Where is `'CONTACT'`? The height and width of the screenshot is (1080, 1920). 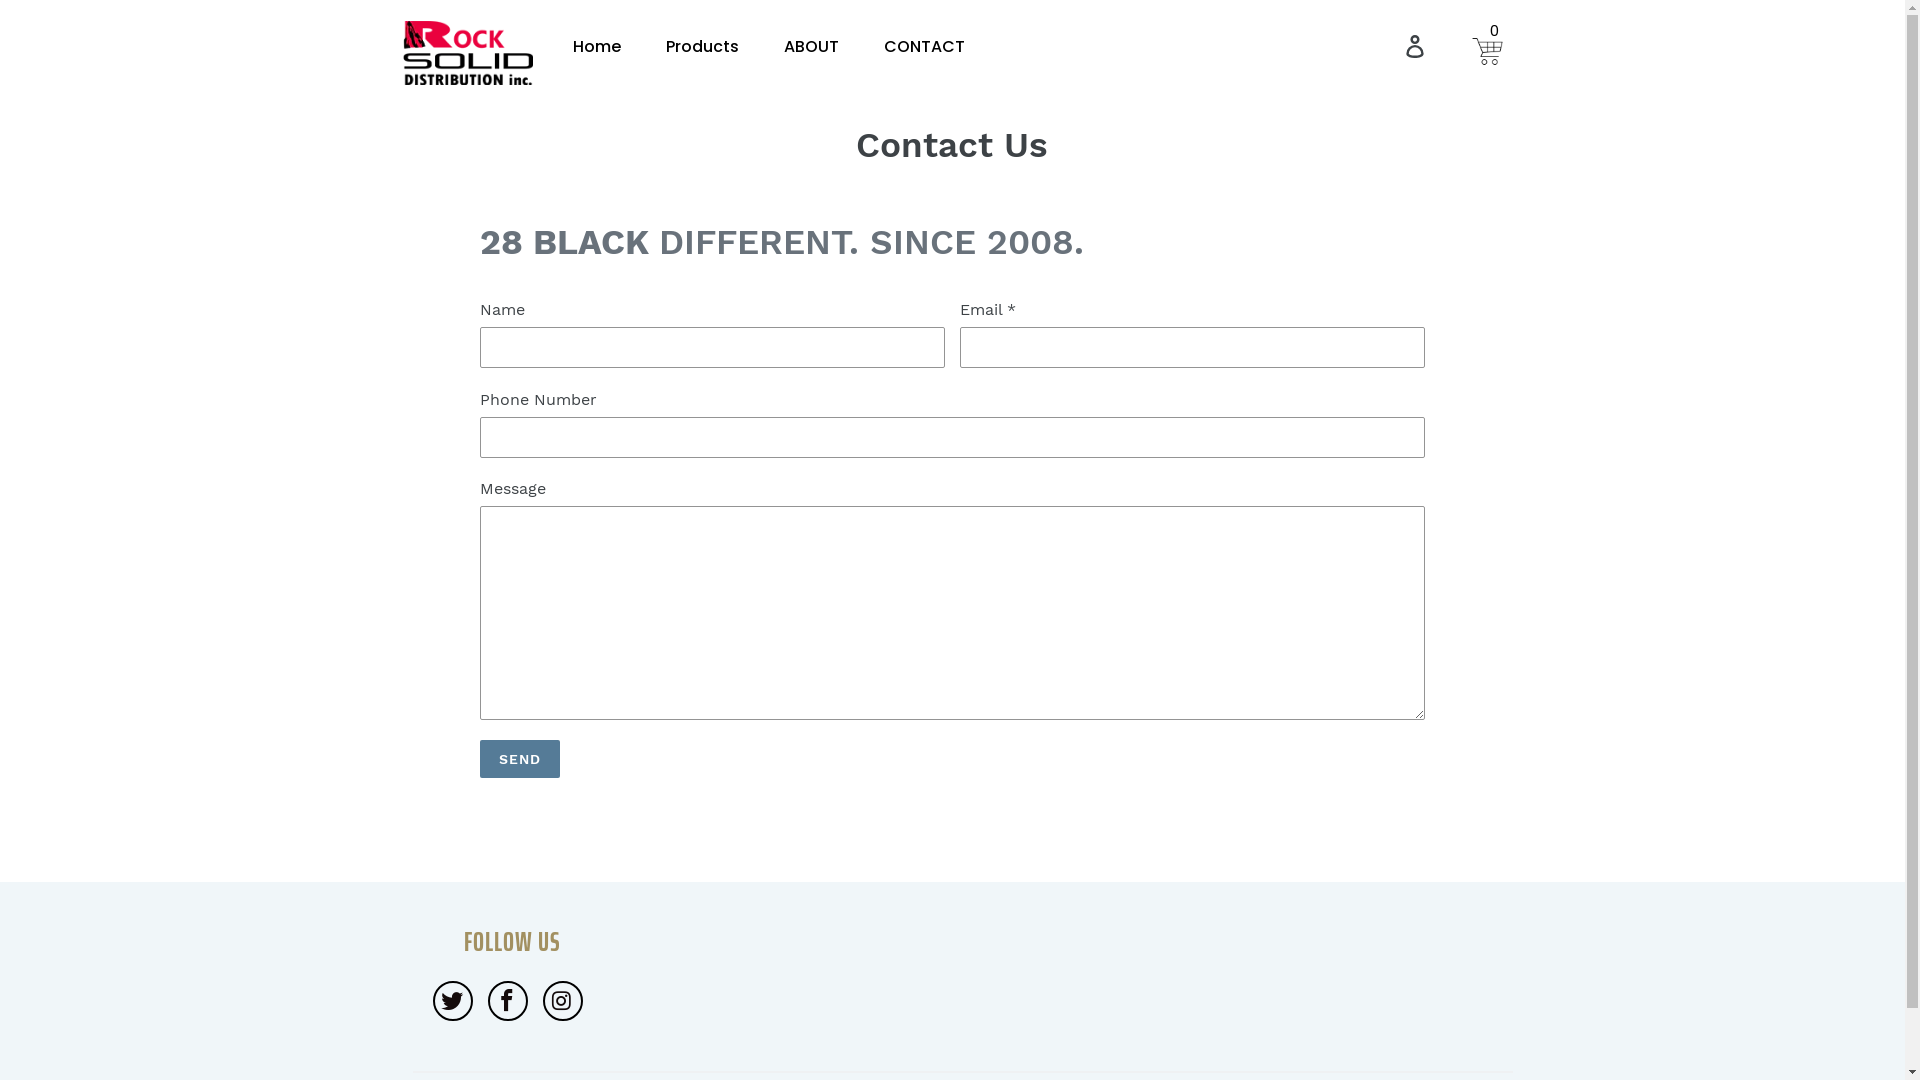 'CONTACT' is located at coordinates (923, 45).